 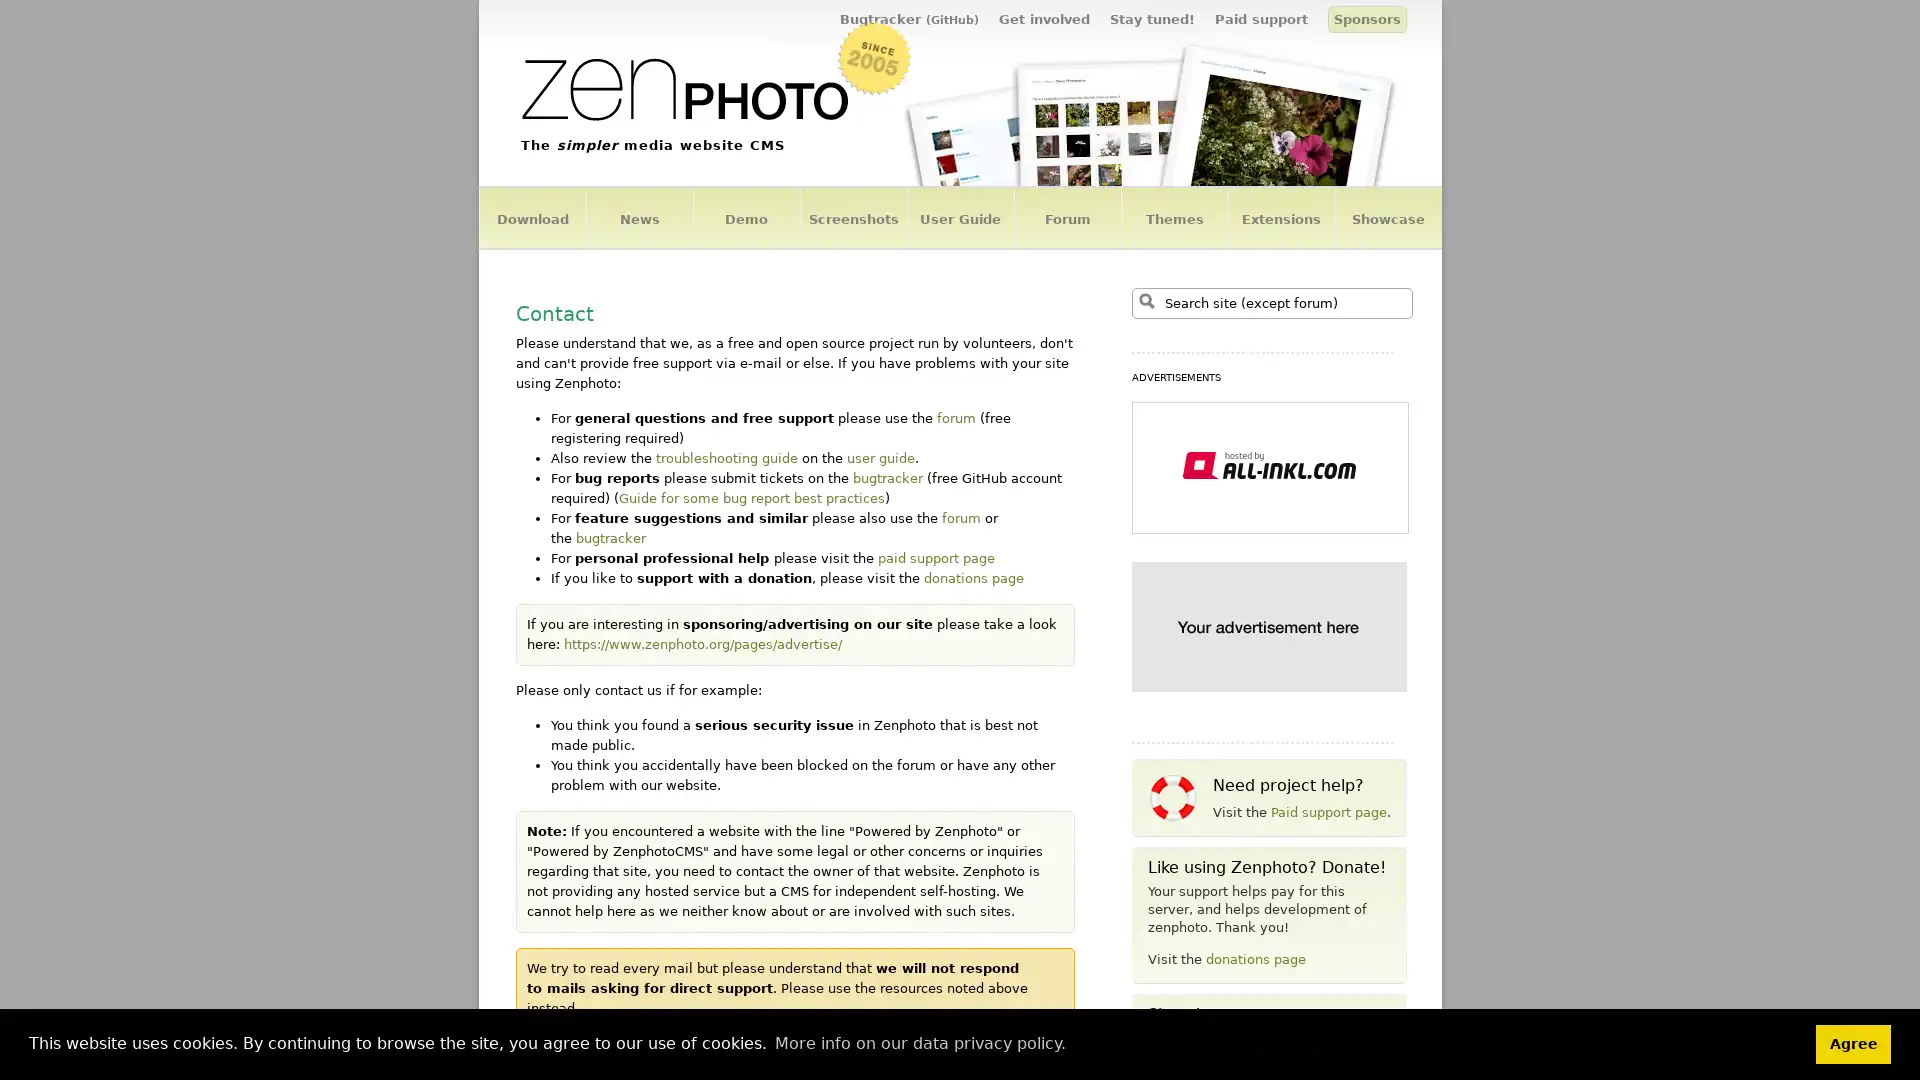 What do you see at coordinates (919, 1043) in the screenshot?
I see `learn more about cookies` at bounding box center [919, 1043].